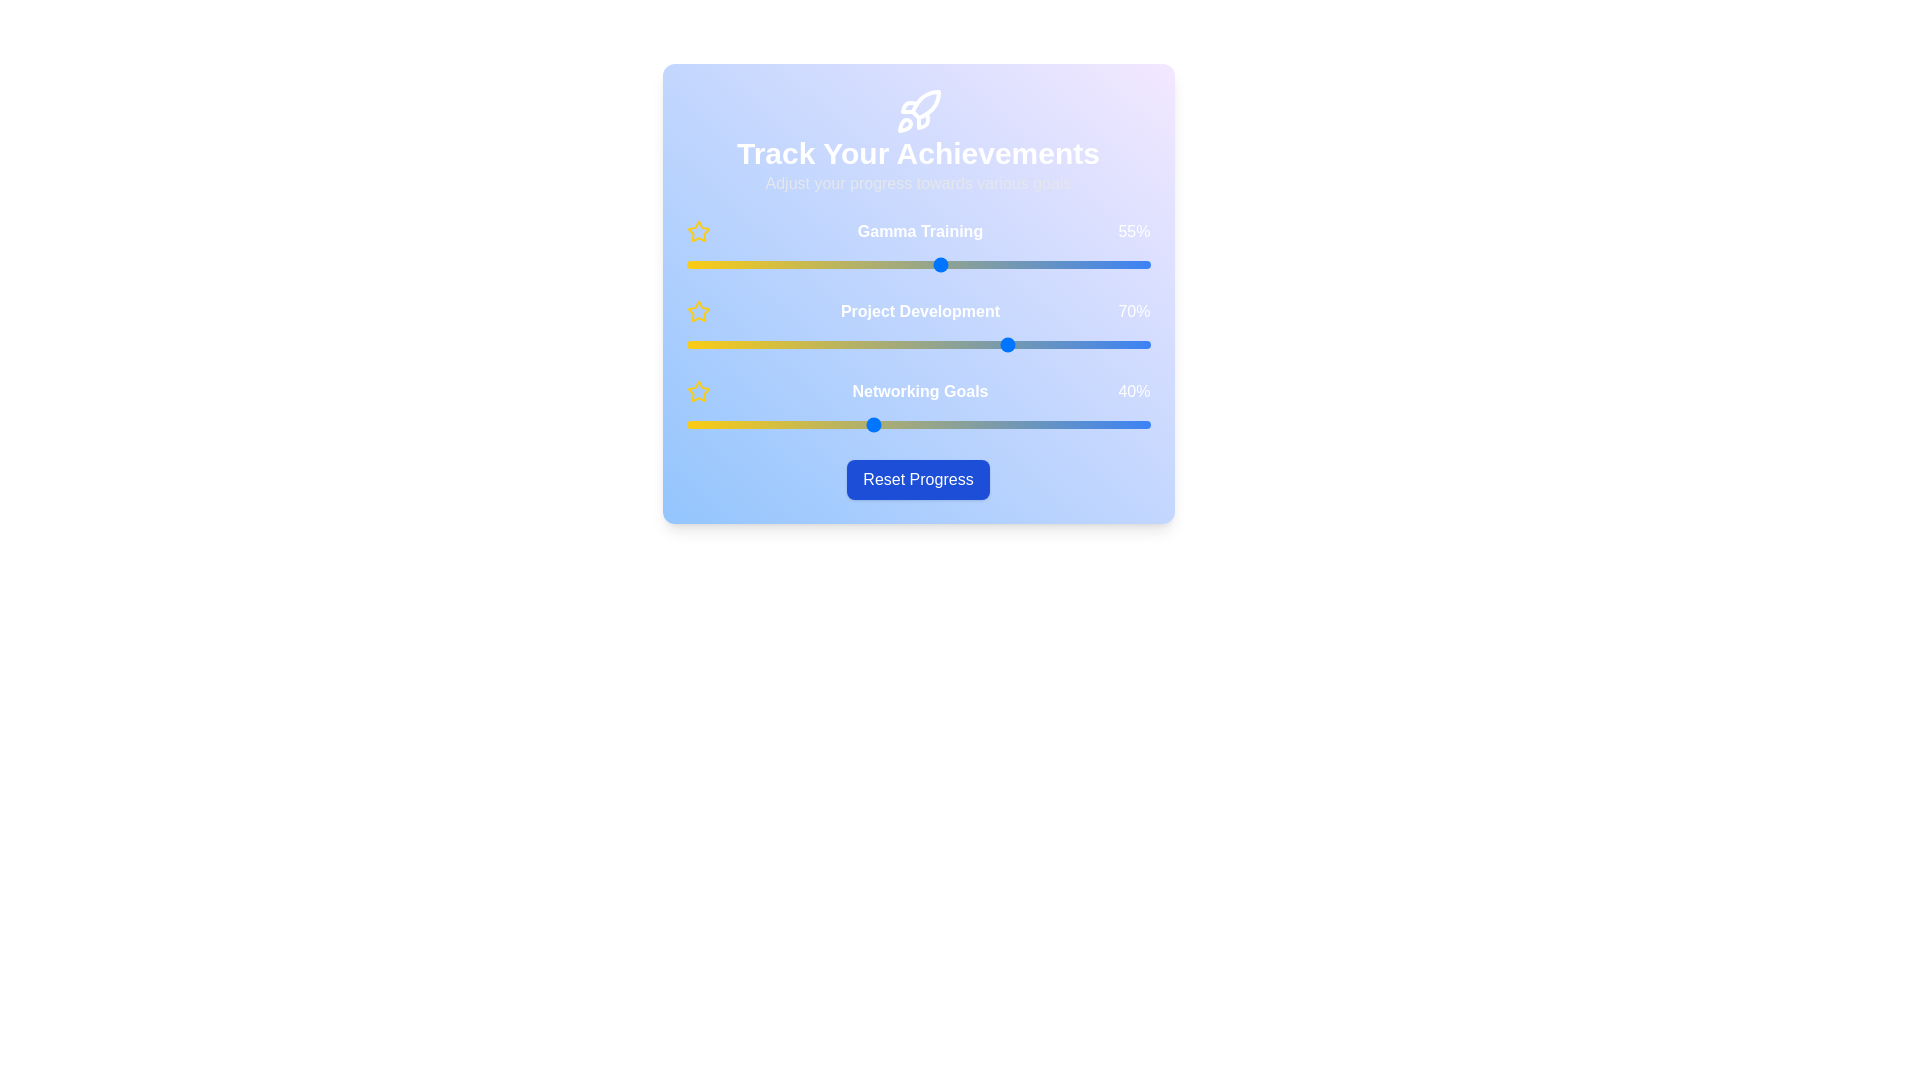 This screenshot has width=1920, height=1080. What do you see at coordinates (949, 343) in the screenshot?
I see `the 'Project Development' slider to 57%` at bounding box center [949, 343].